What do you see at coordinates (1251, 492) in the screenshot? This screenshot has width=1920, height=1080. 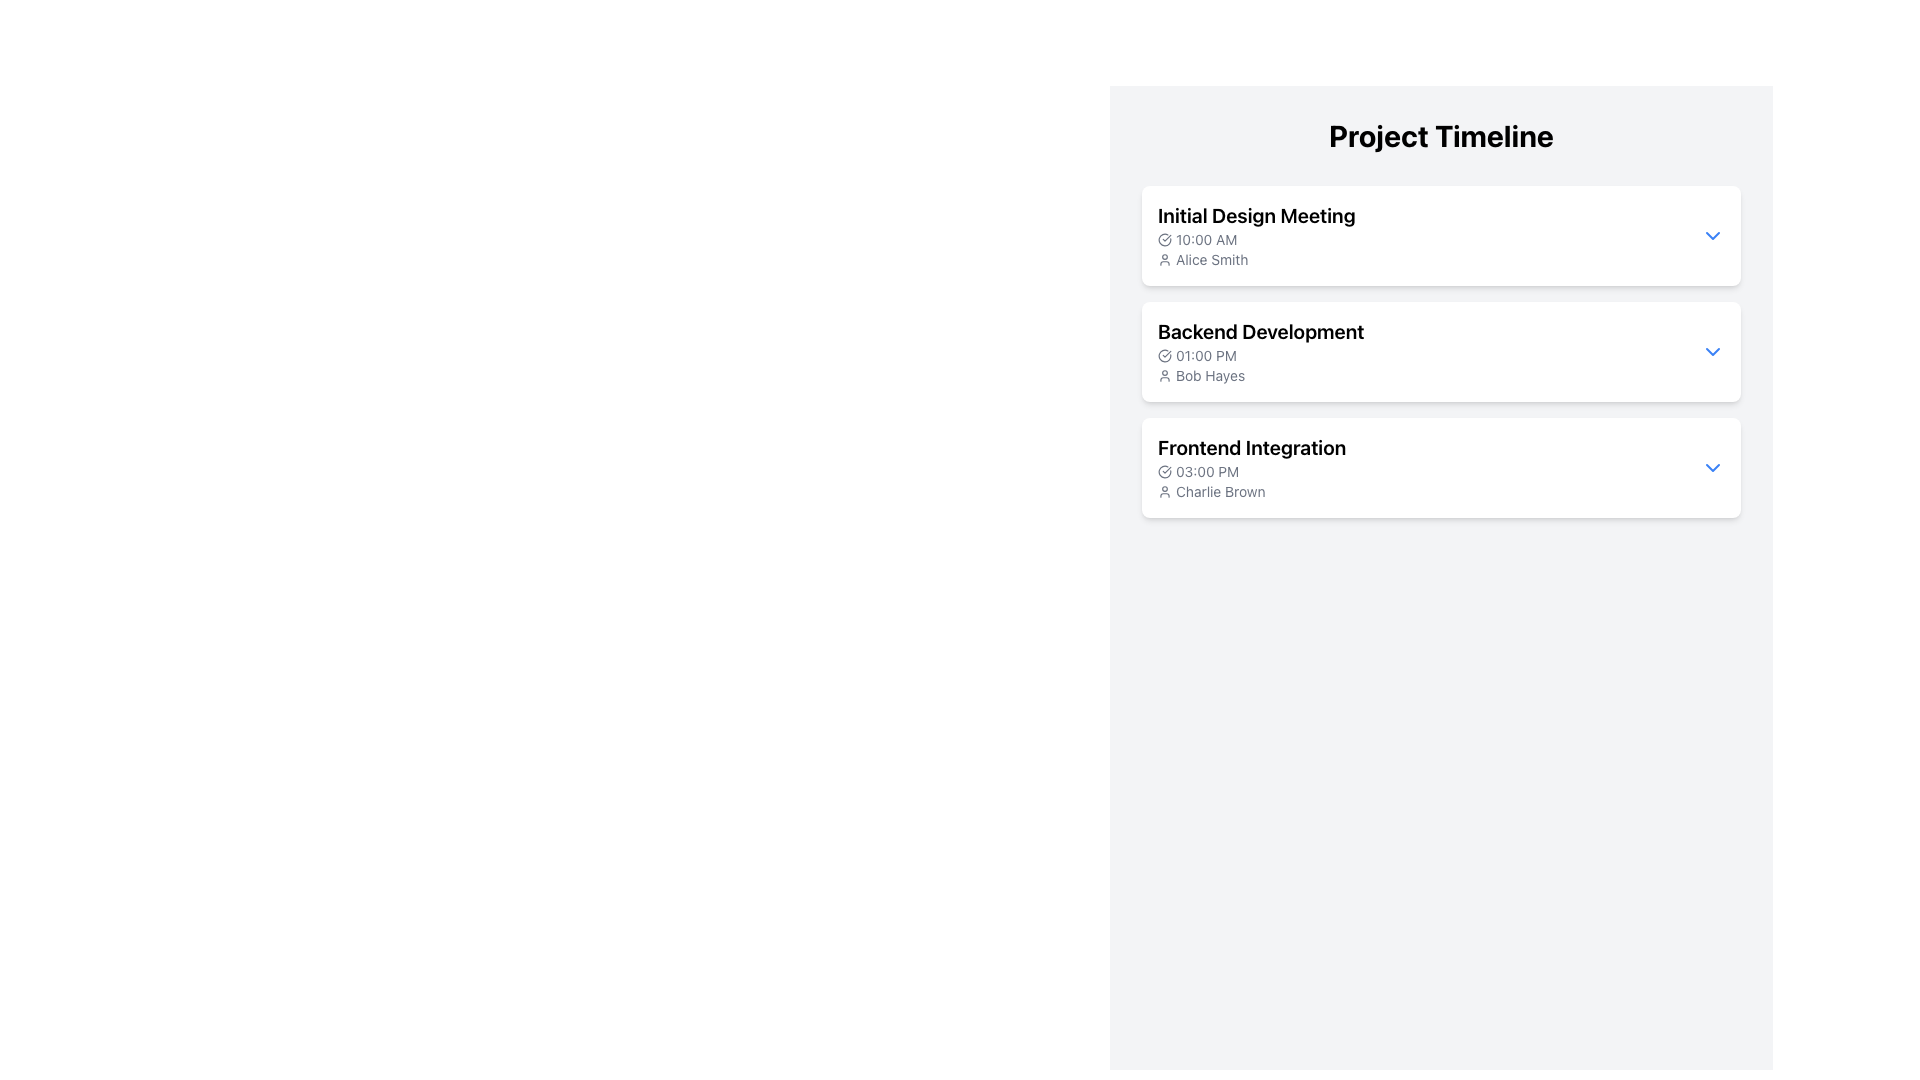 I see `the text label displaying the name 'Charlie Brown' located in the 'Frontend Integration' section, which is aligned with a user icon to its left` at bounding box center [1251, 492].